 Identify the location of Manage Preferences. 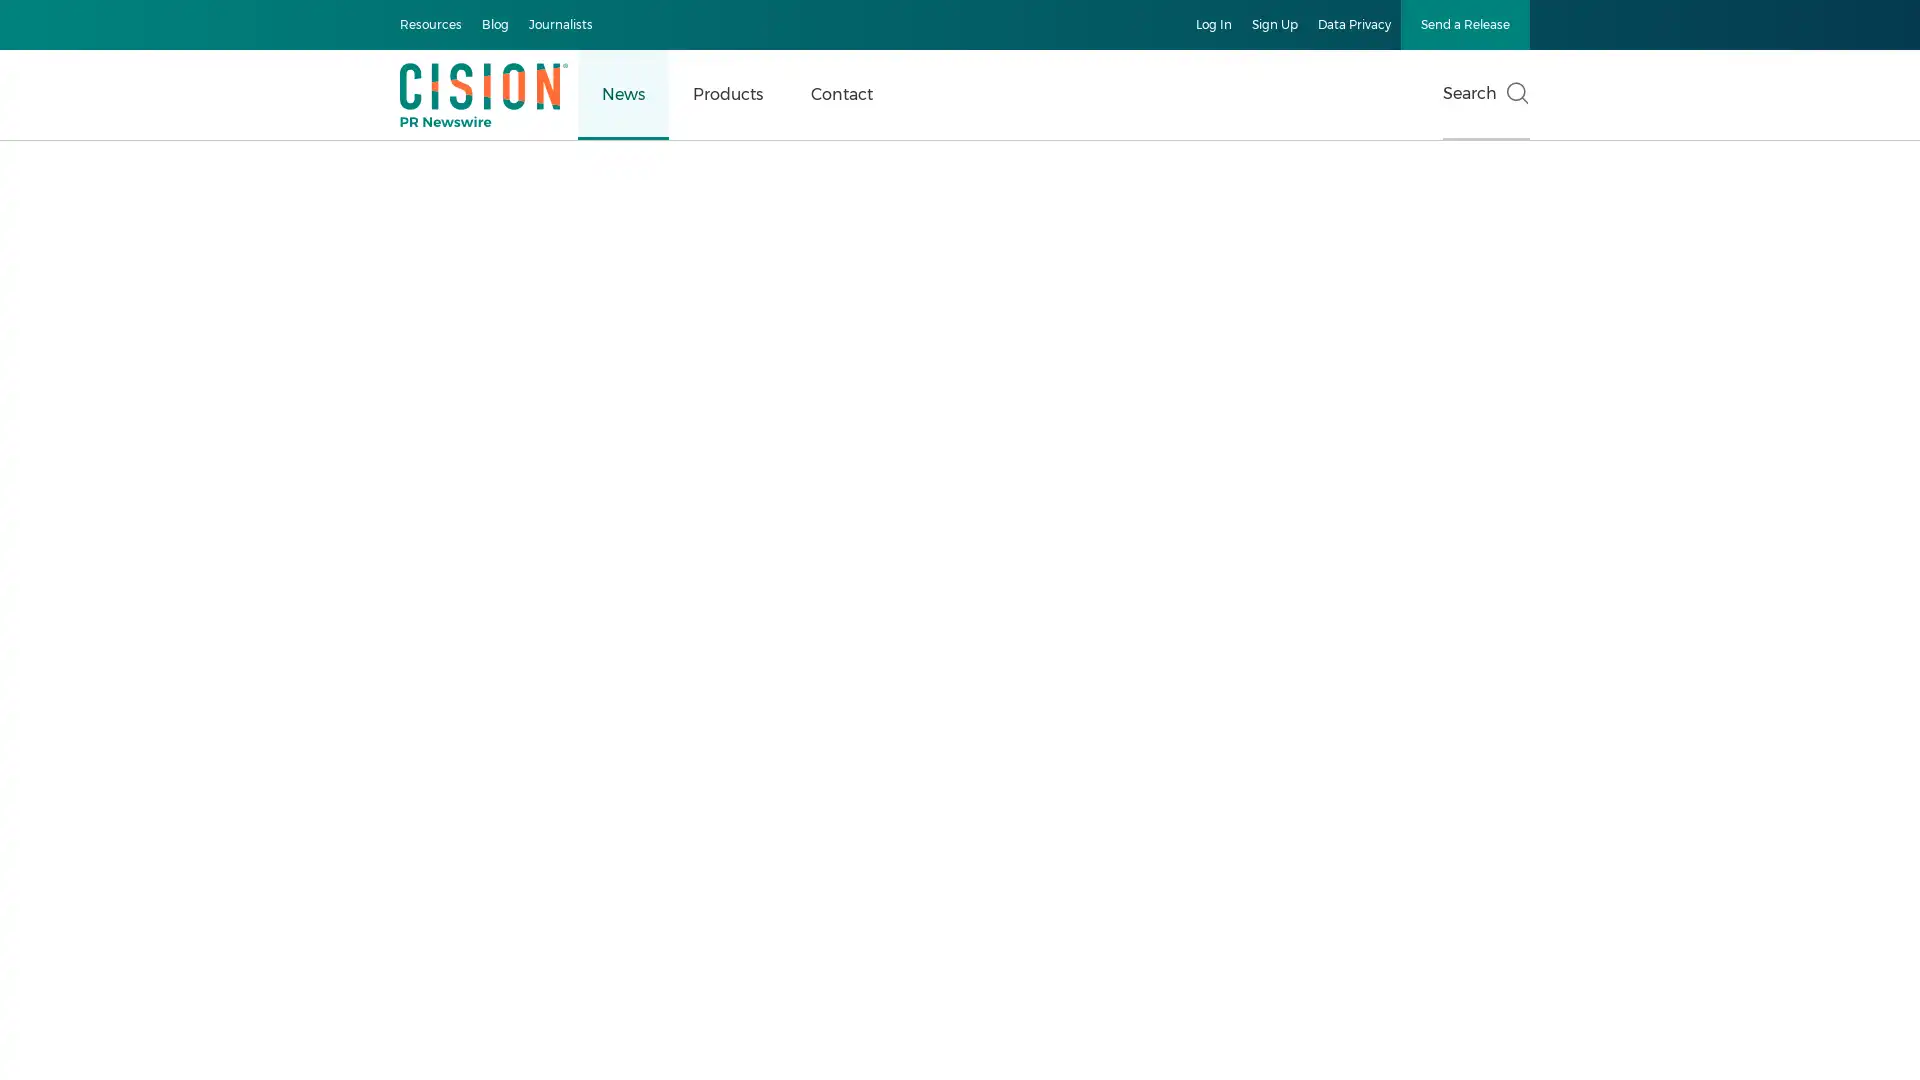
(878, 253).